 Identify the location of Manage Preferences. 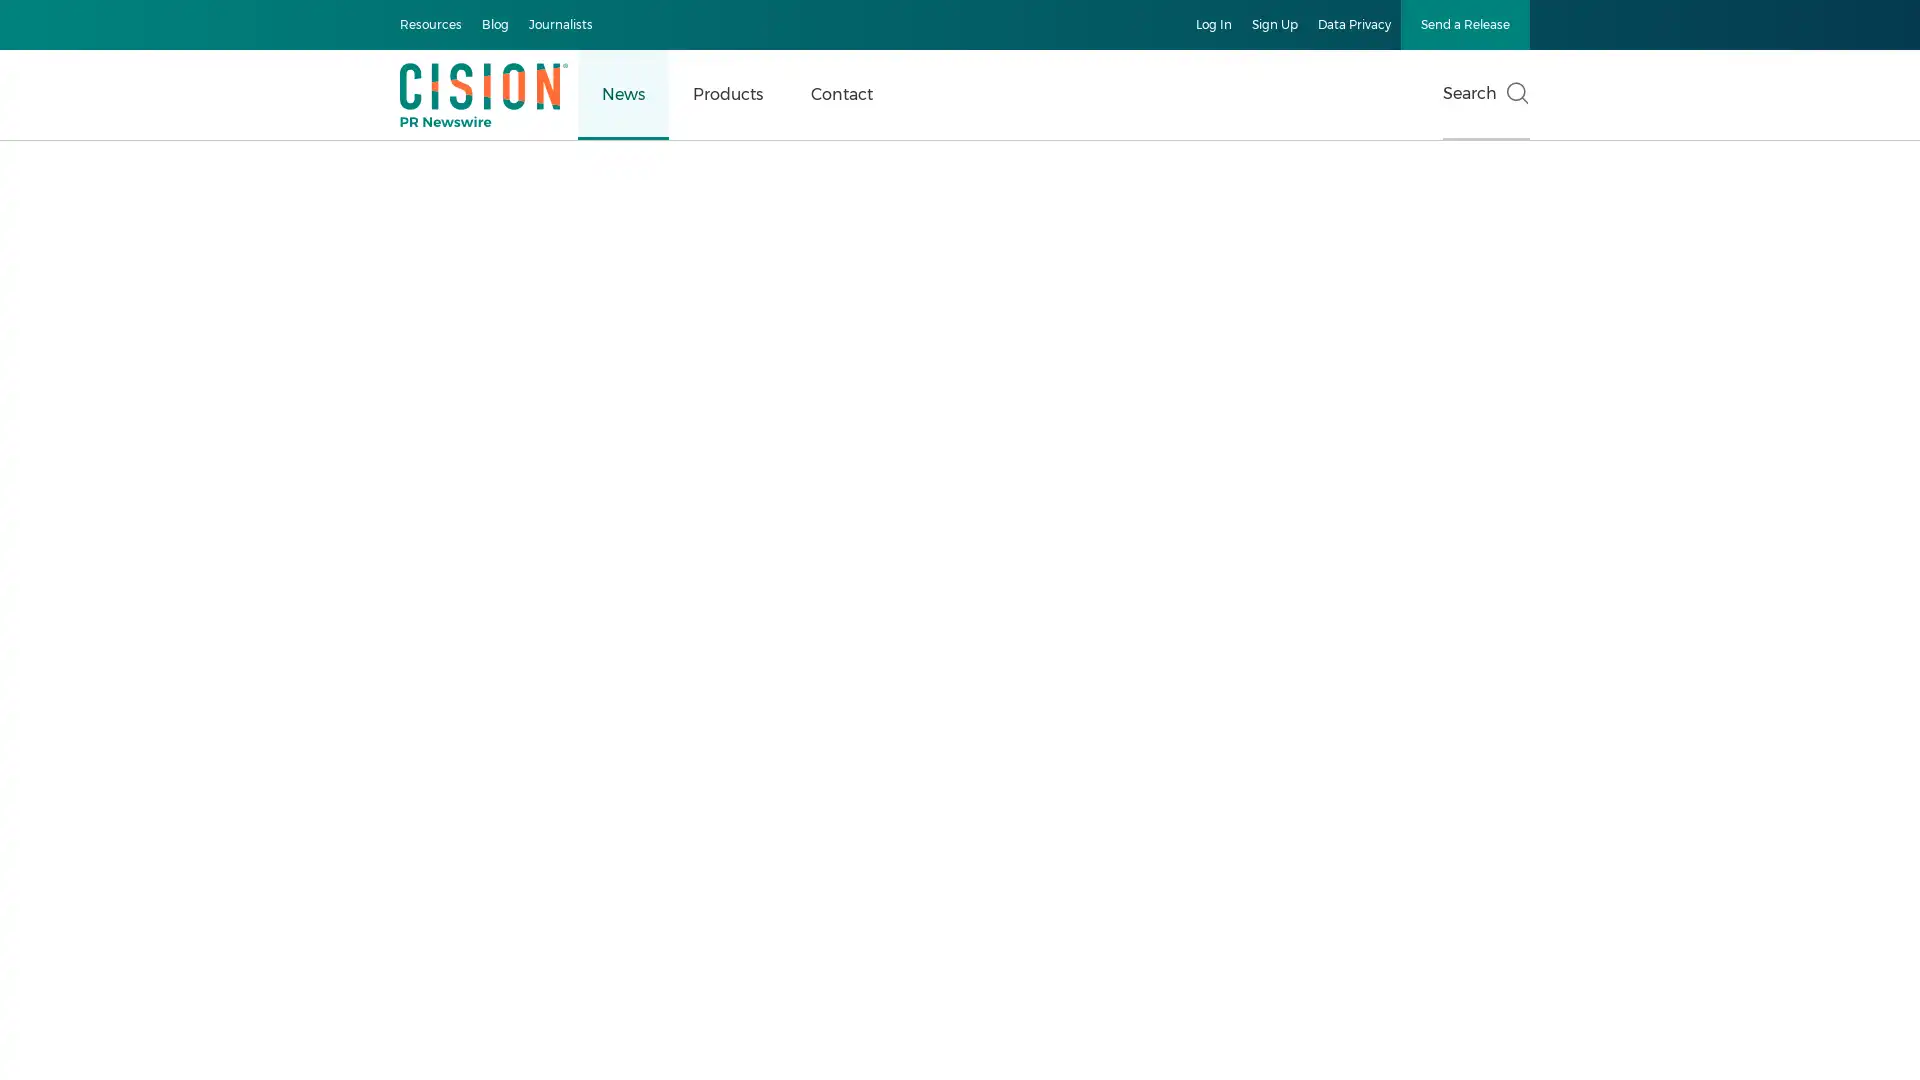
(878, 253).